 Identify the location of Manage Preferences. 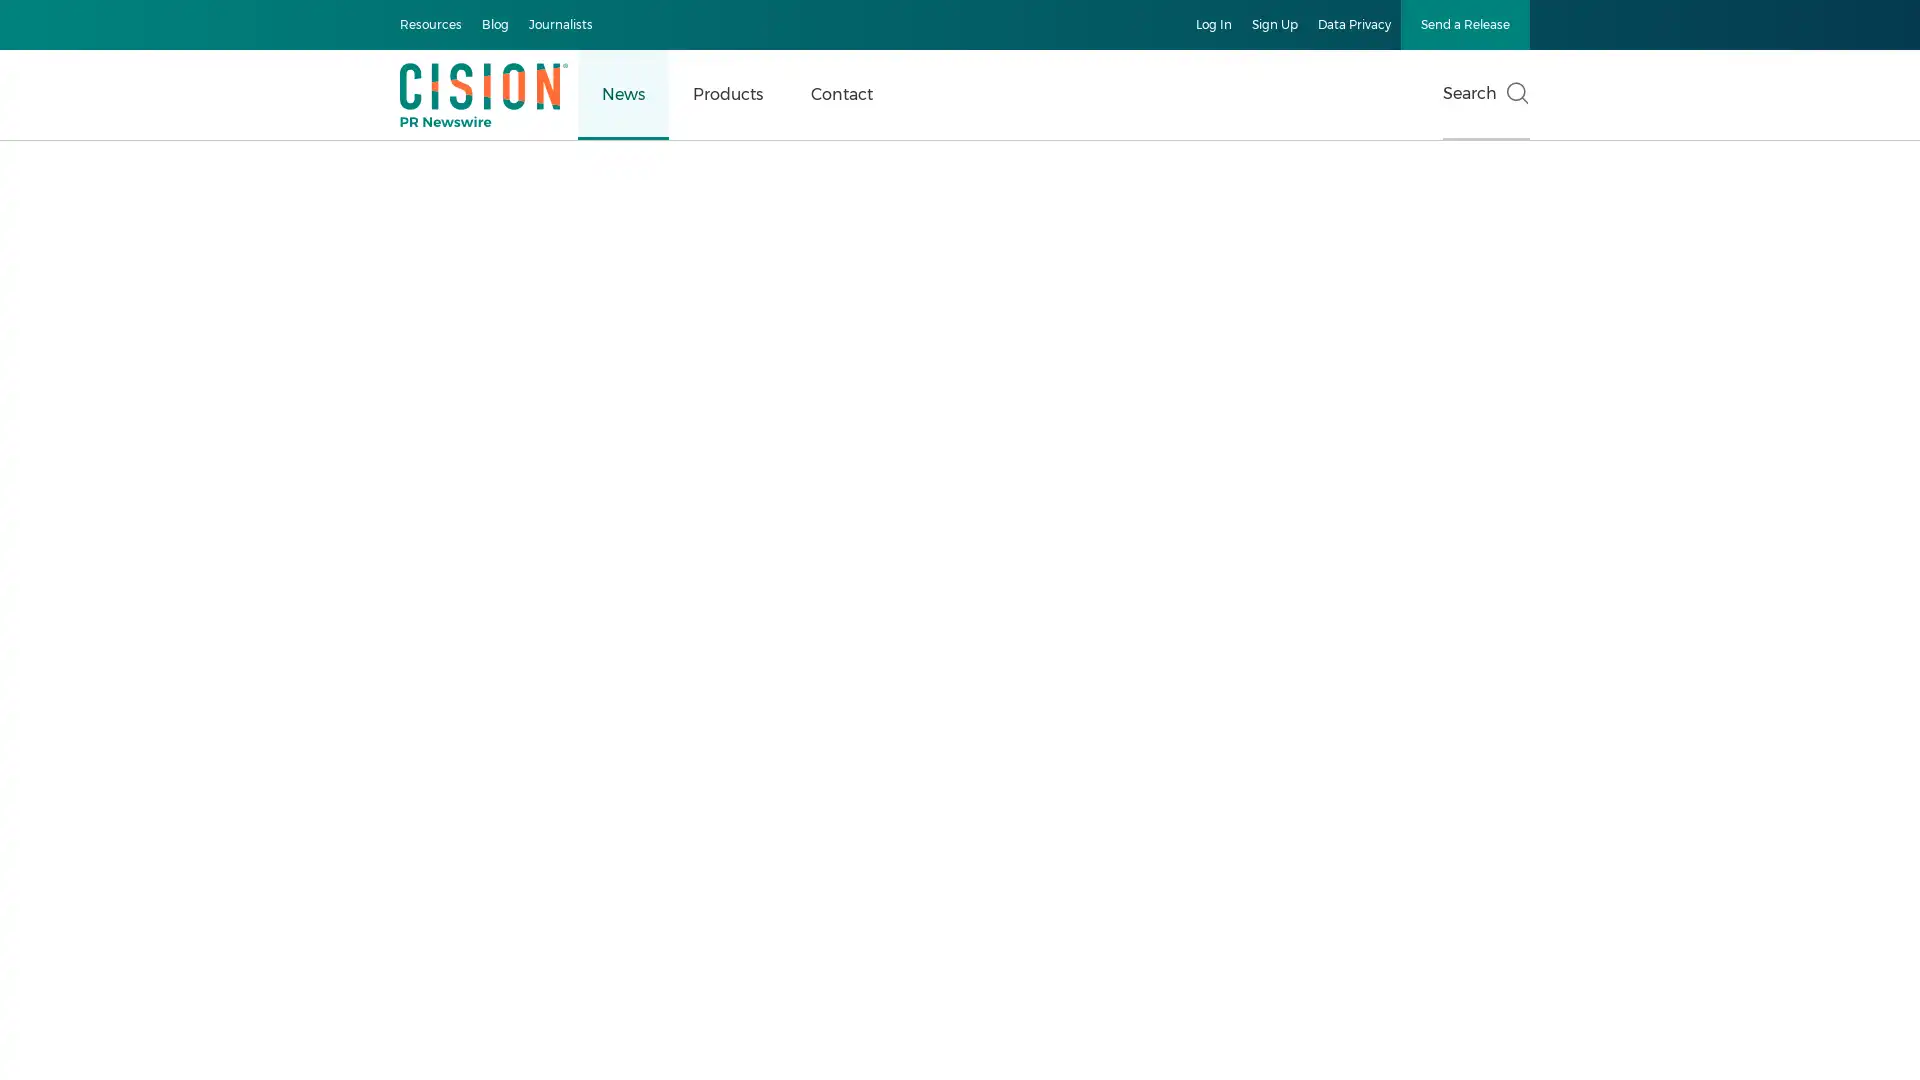
(878, 253).